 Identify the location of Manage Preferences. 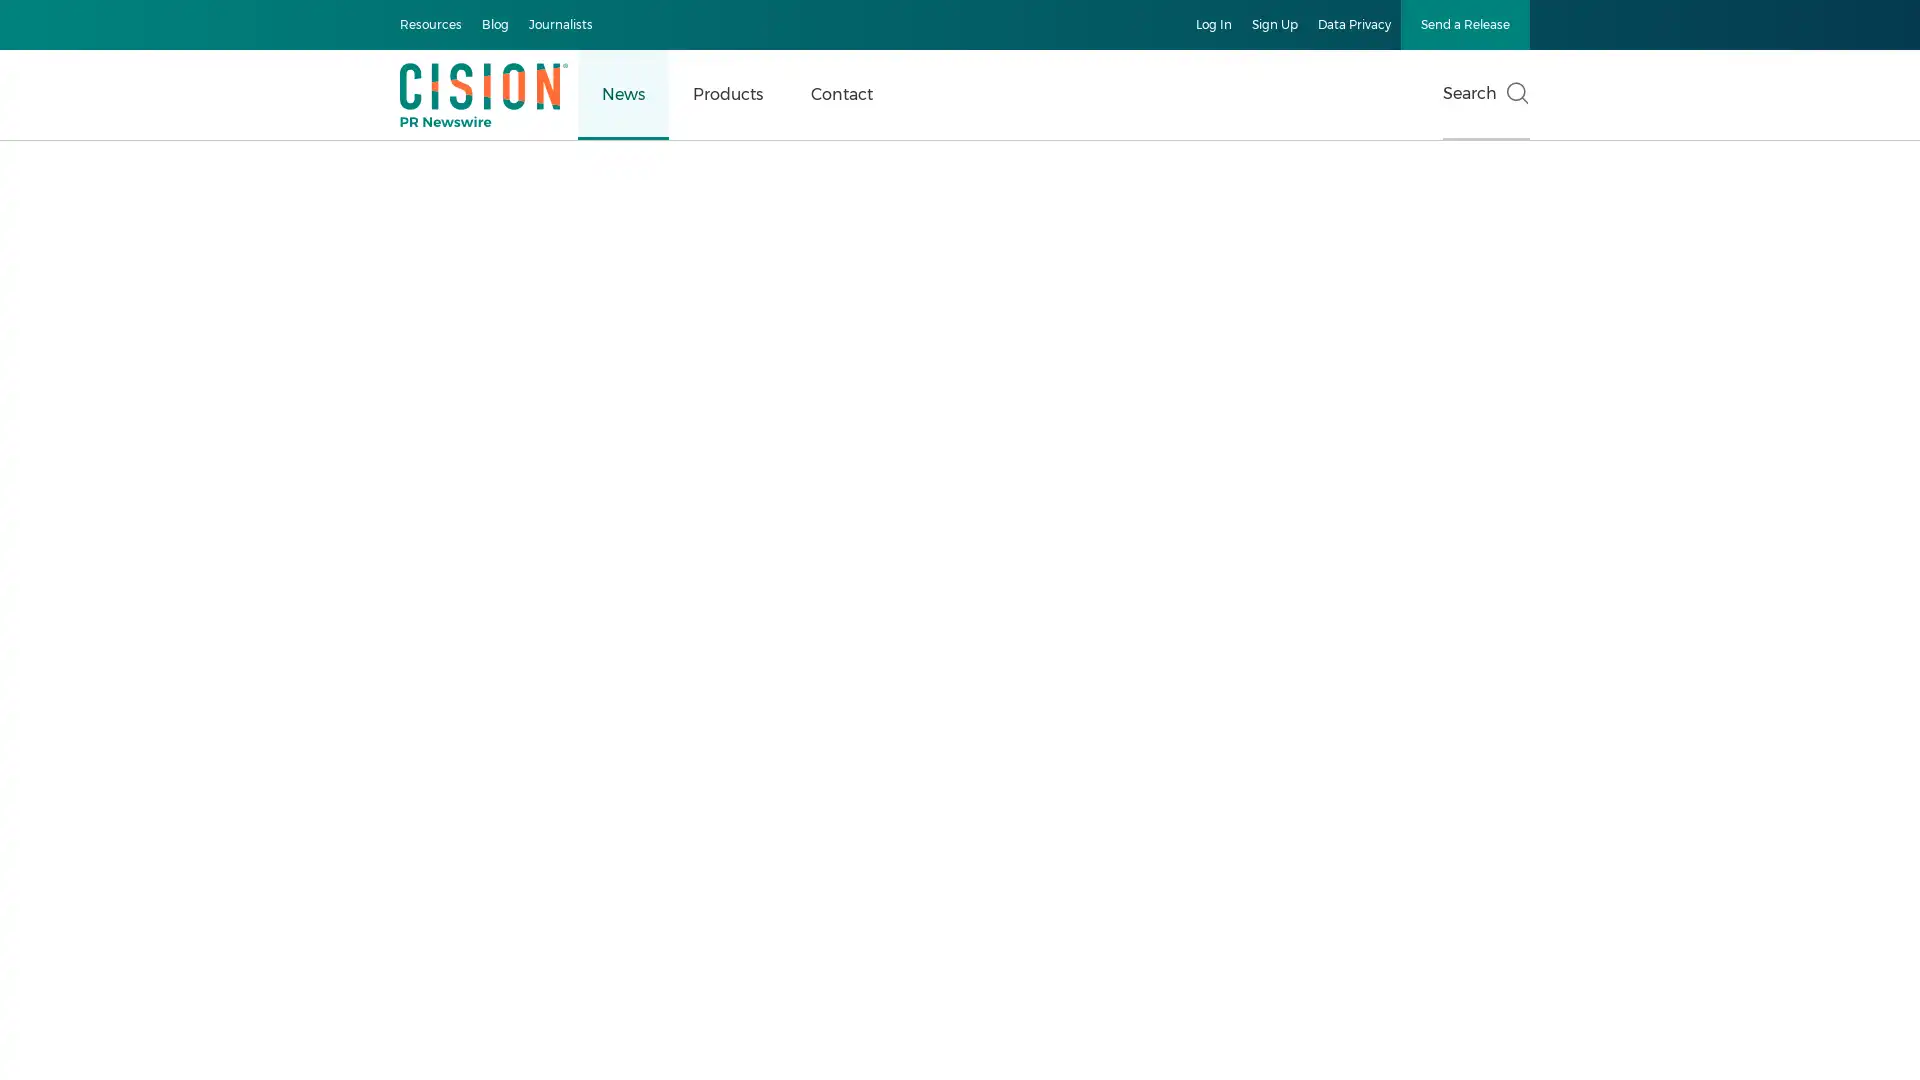
(878, 253).